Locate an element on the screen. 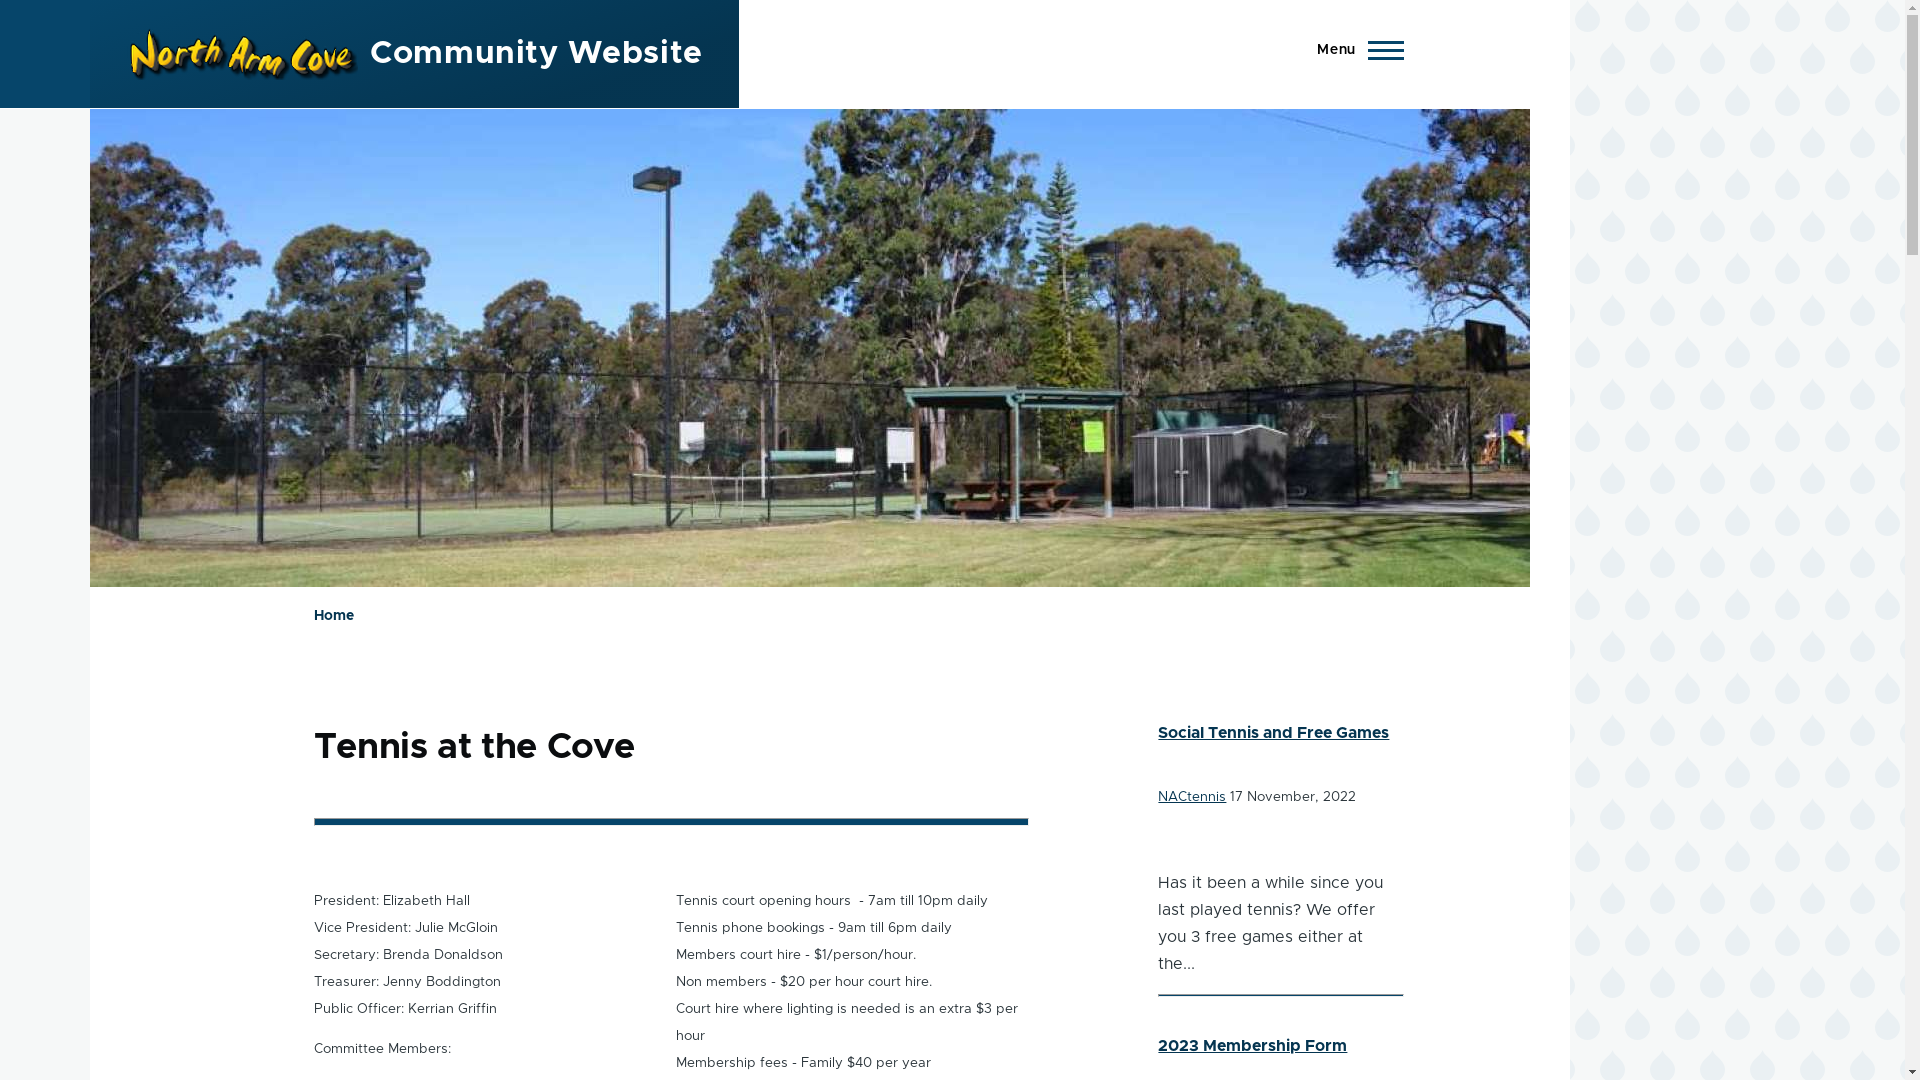  'Community Website' is located at coordinates (536, 53).